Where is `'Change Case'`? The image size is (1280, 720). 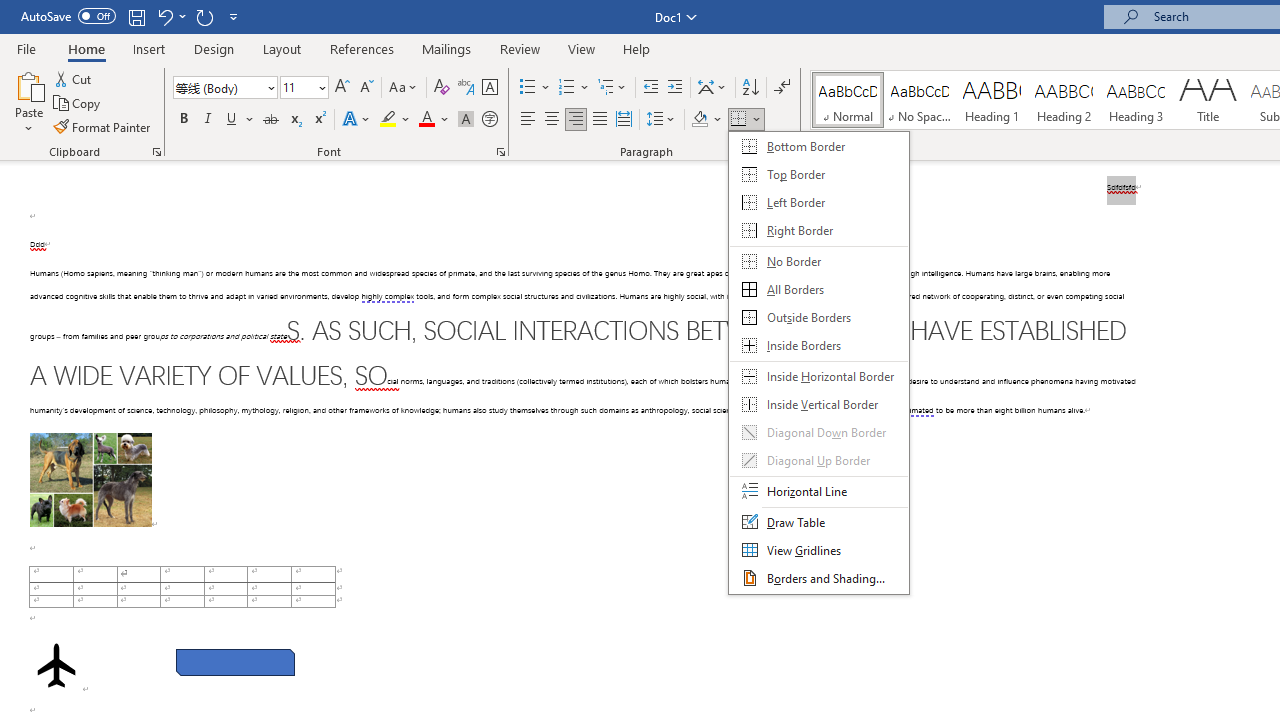 'Change Case' is located at coordinates (403, 86).